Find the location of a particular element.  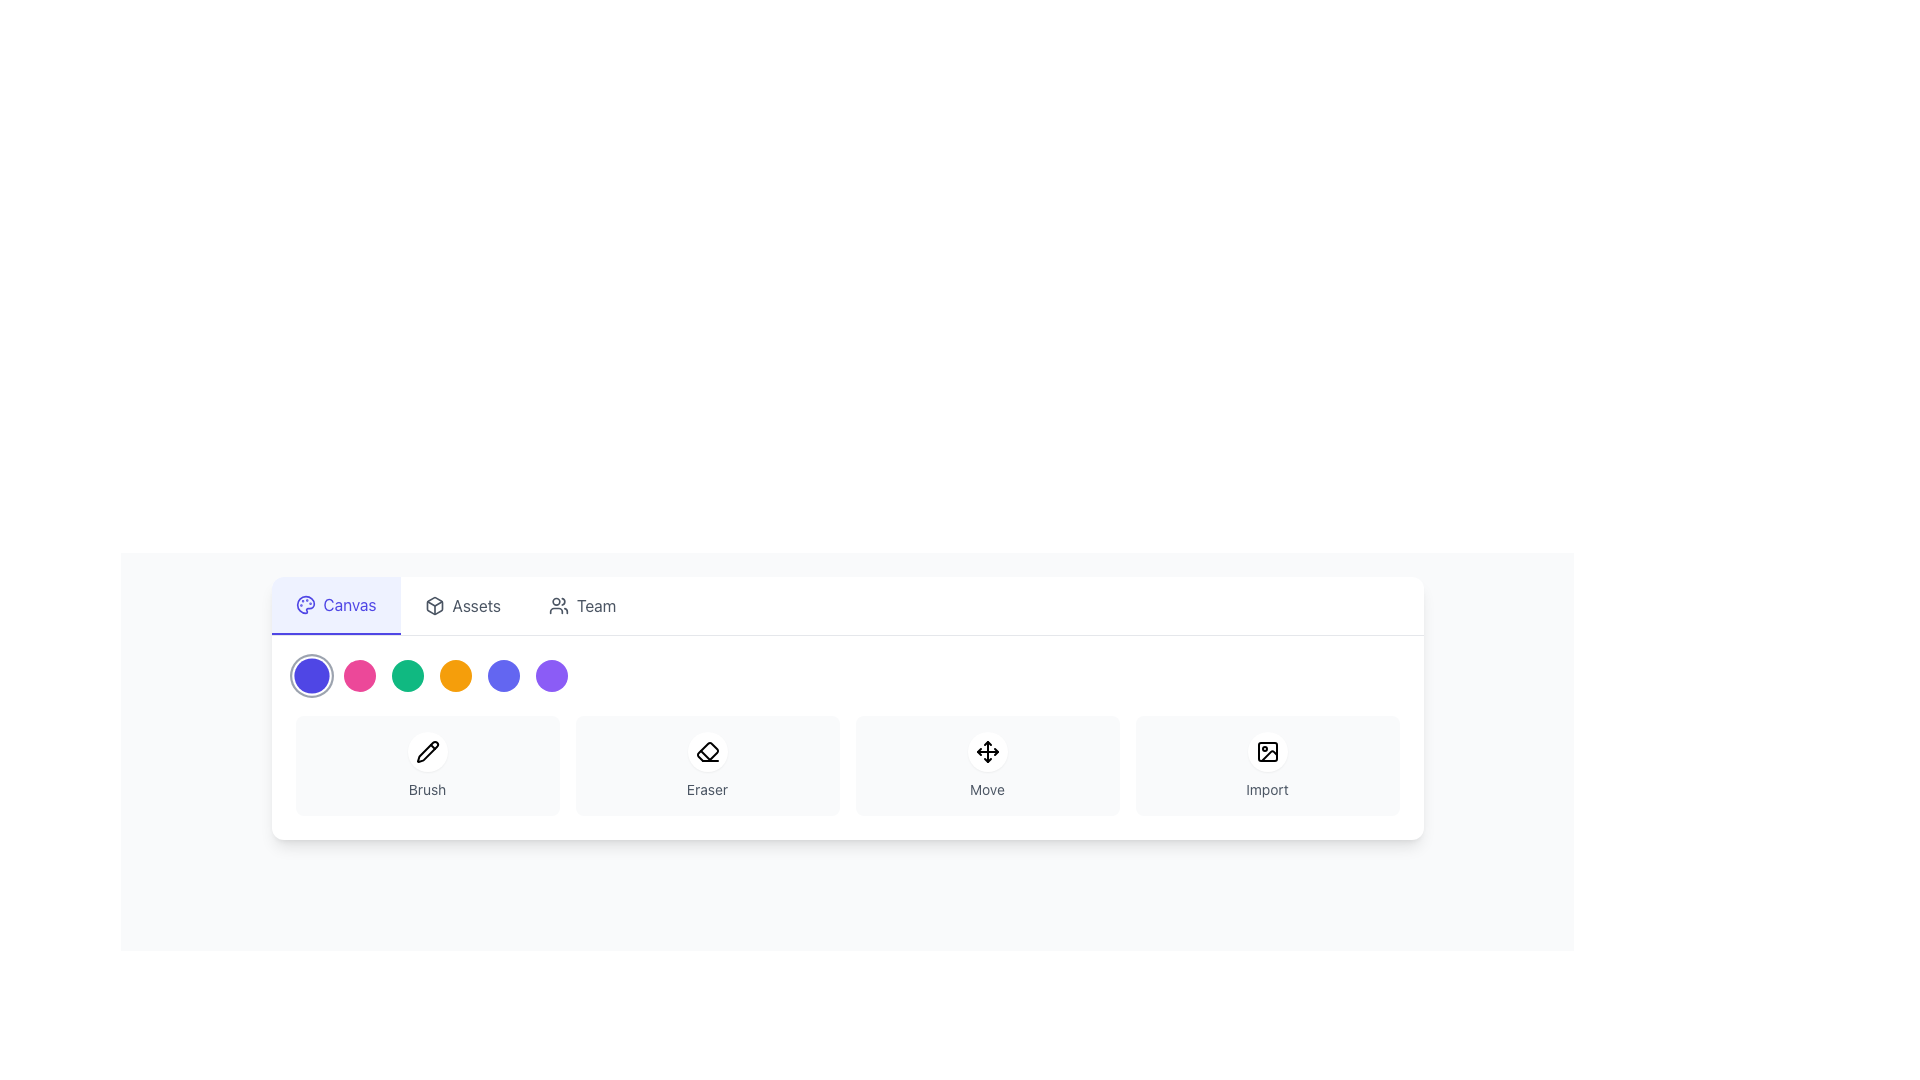

the 'Eraser' text label, which is displayed in a small, gray font and positioned below an eraser icon within the second card of a horizontal row of four cards is located at coordinates (707, 789).